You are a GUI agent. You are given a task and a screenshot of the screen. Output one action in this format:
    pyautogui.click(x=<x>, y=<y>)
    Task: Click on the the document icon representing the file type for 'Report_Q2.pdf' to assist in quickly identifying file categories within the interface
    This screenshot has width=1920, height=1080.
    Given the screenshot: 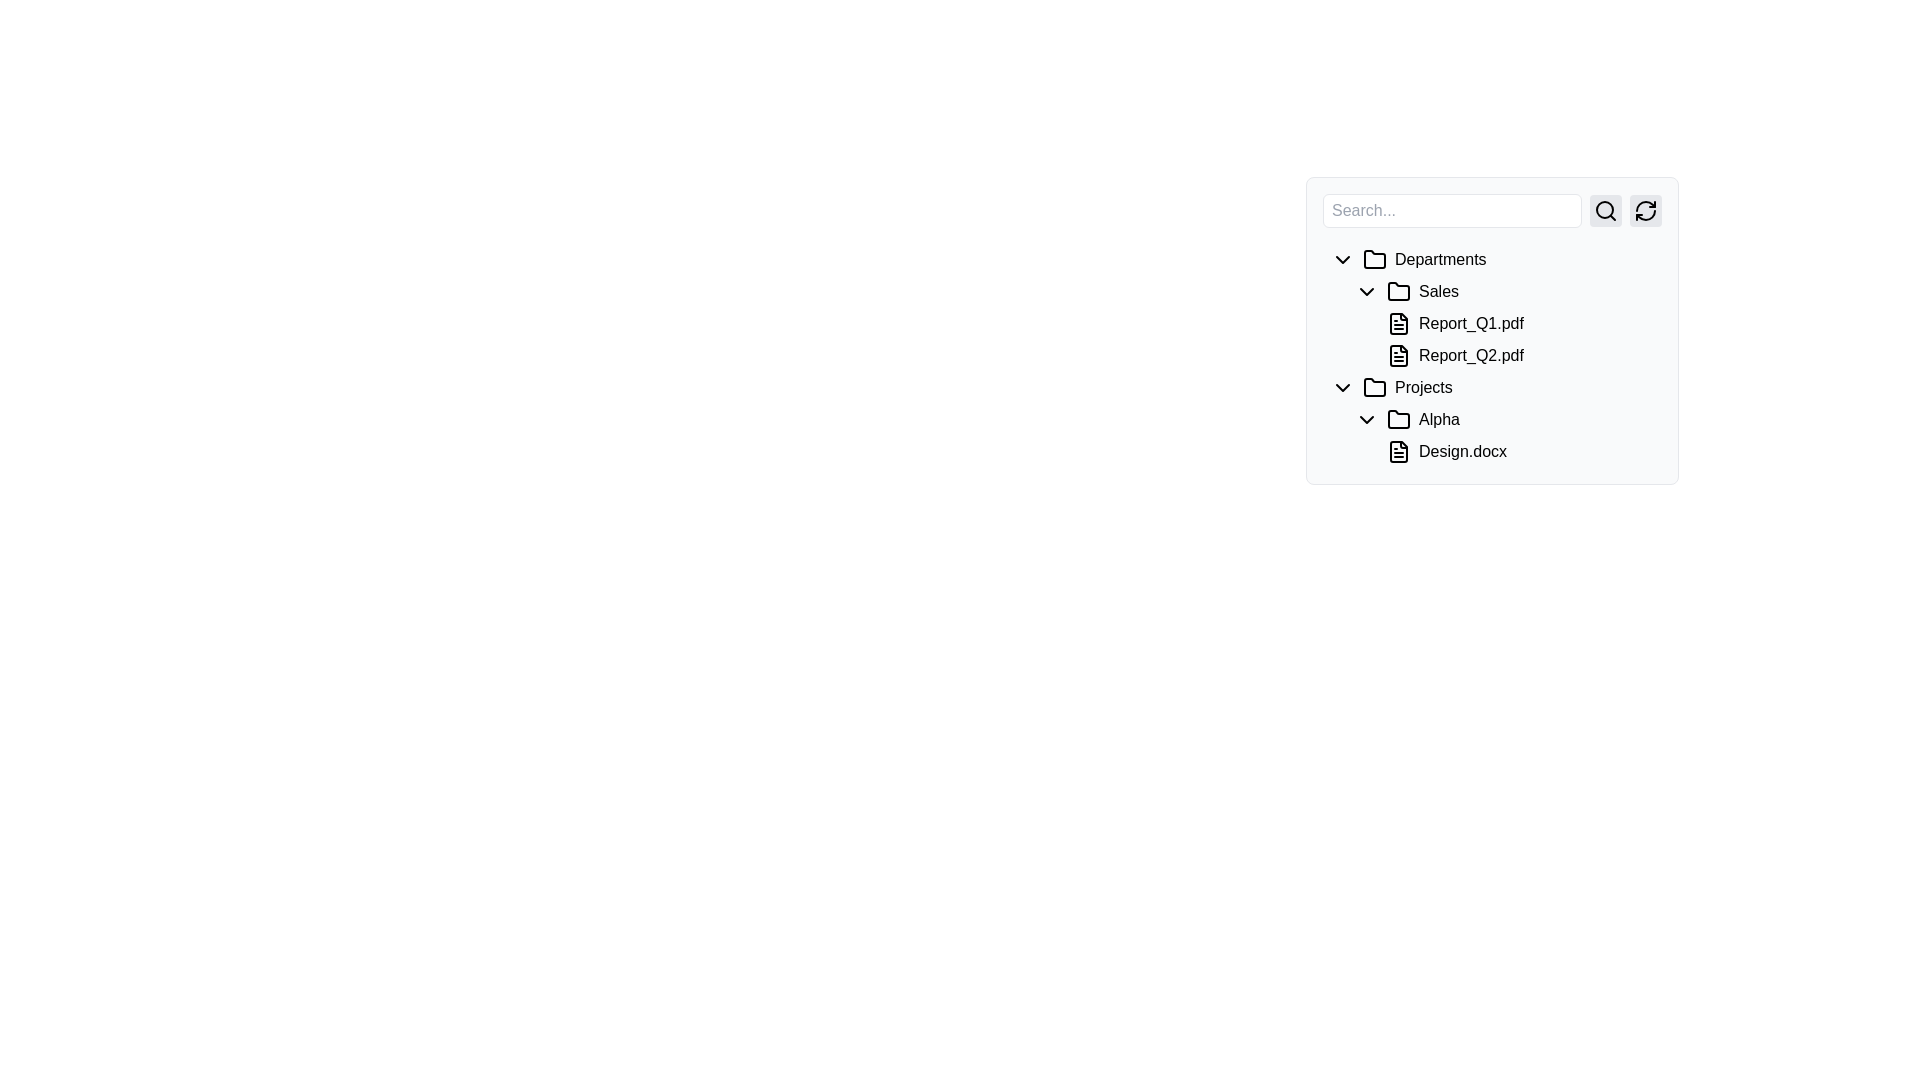 What is the action you would take?
    pyautogui.click(x=1401, y=354)
    